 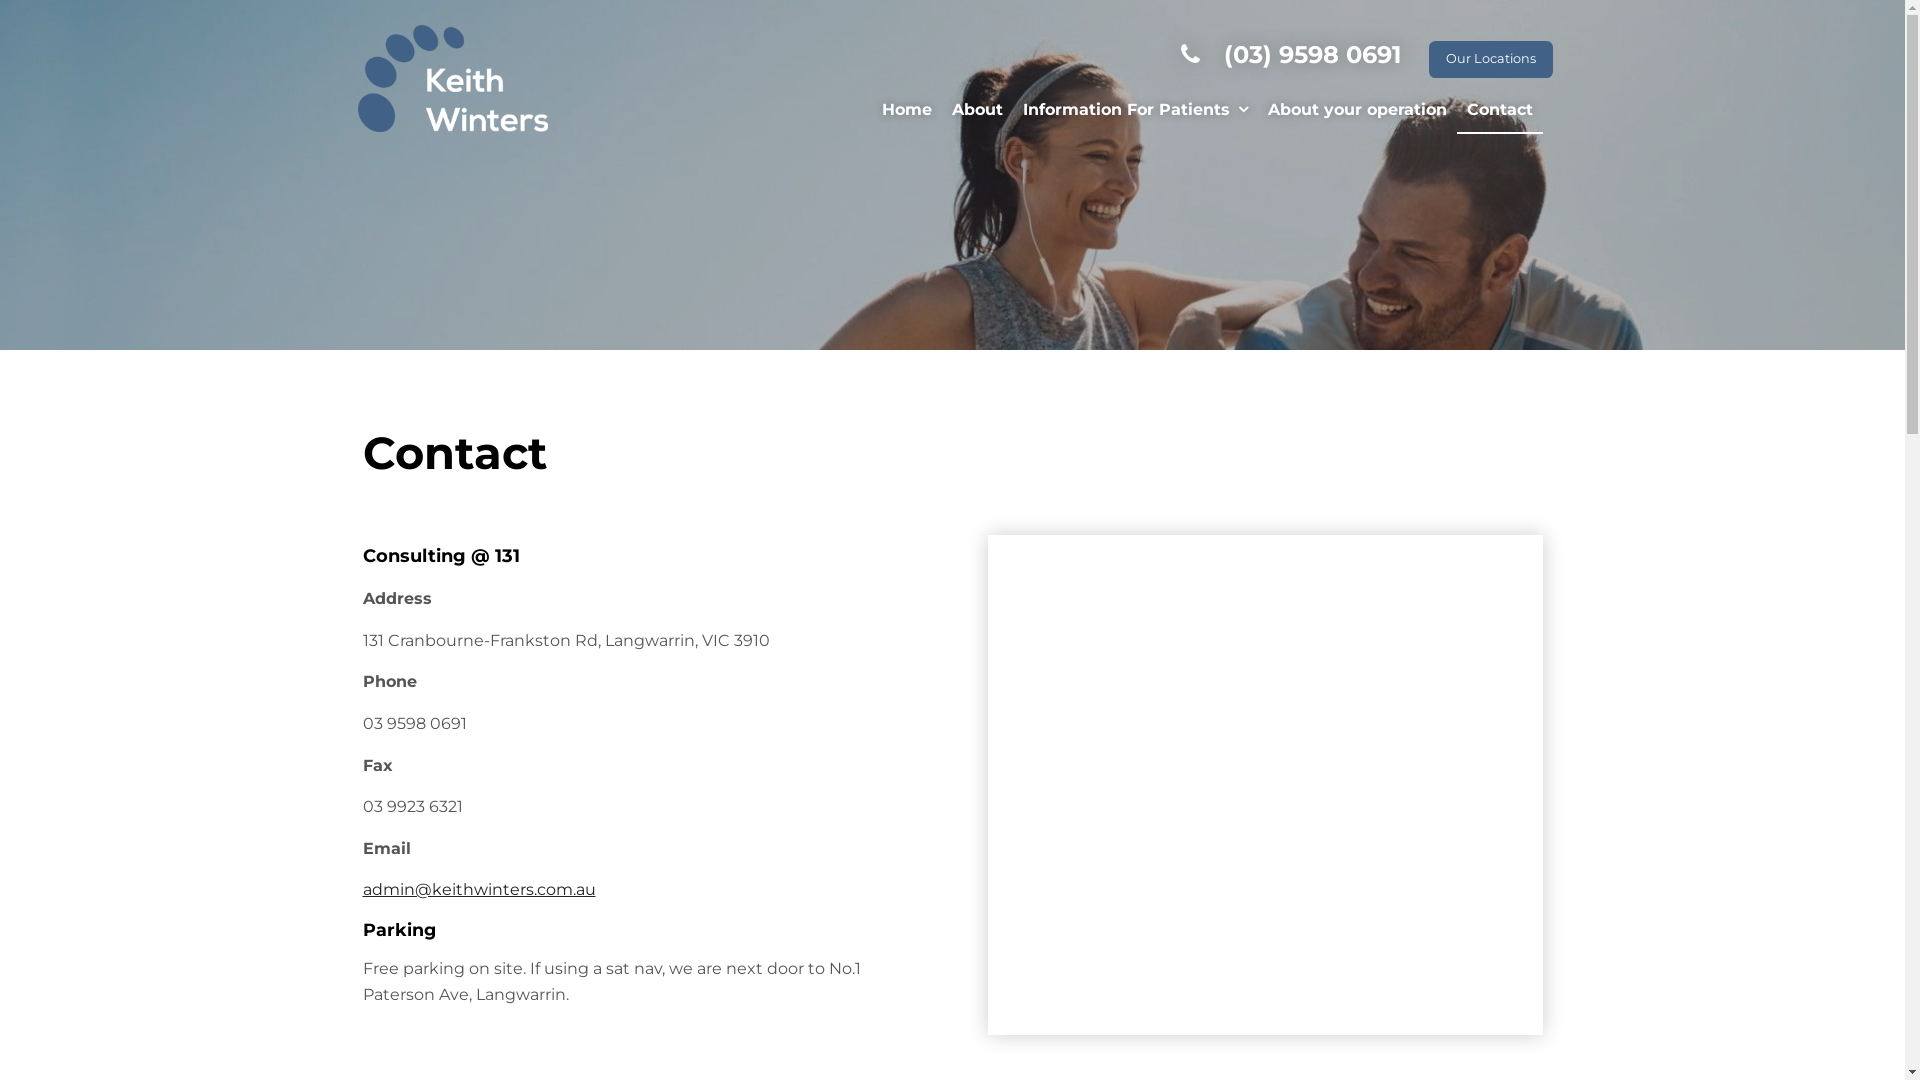 I want to click on 'Information For Patients', so click(x=1134, y=111).